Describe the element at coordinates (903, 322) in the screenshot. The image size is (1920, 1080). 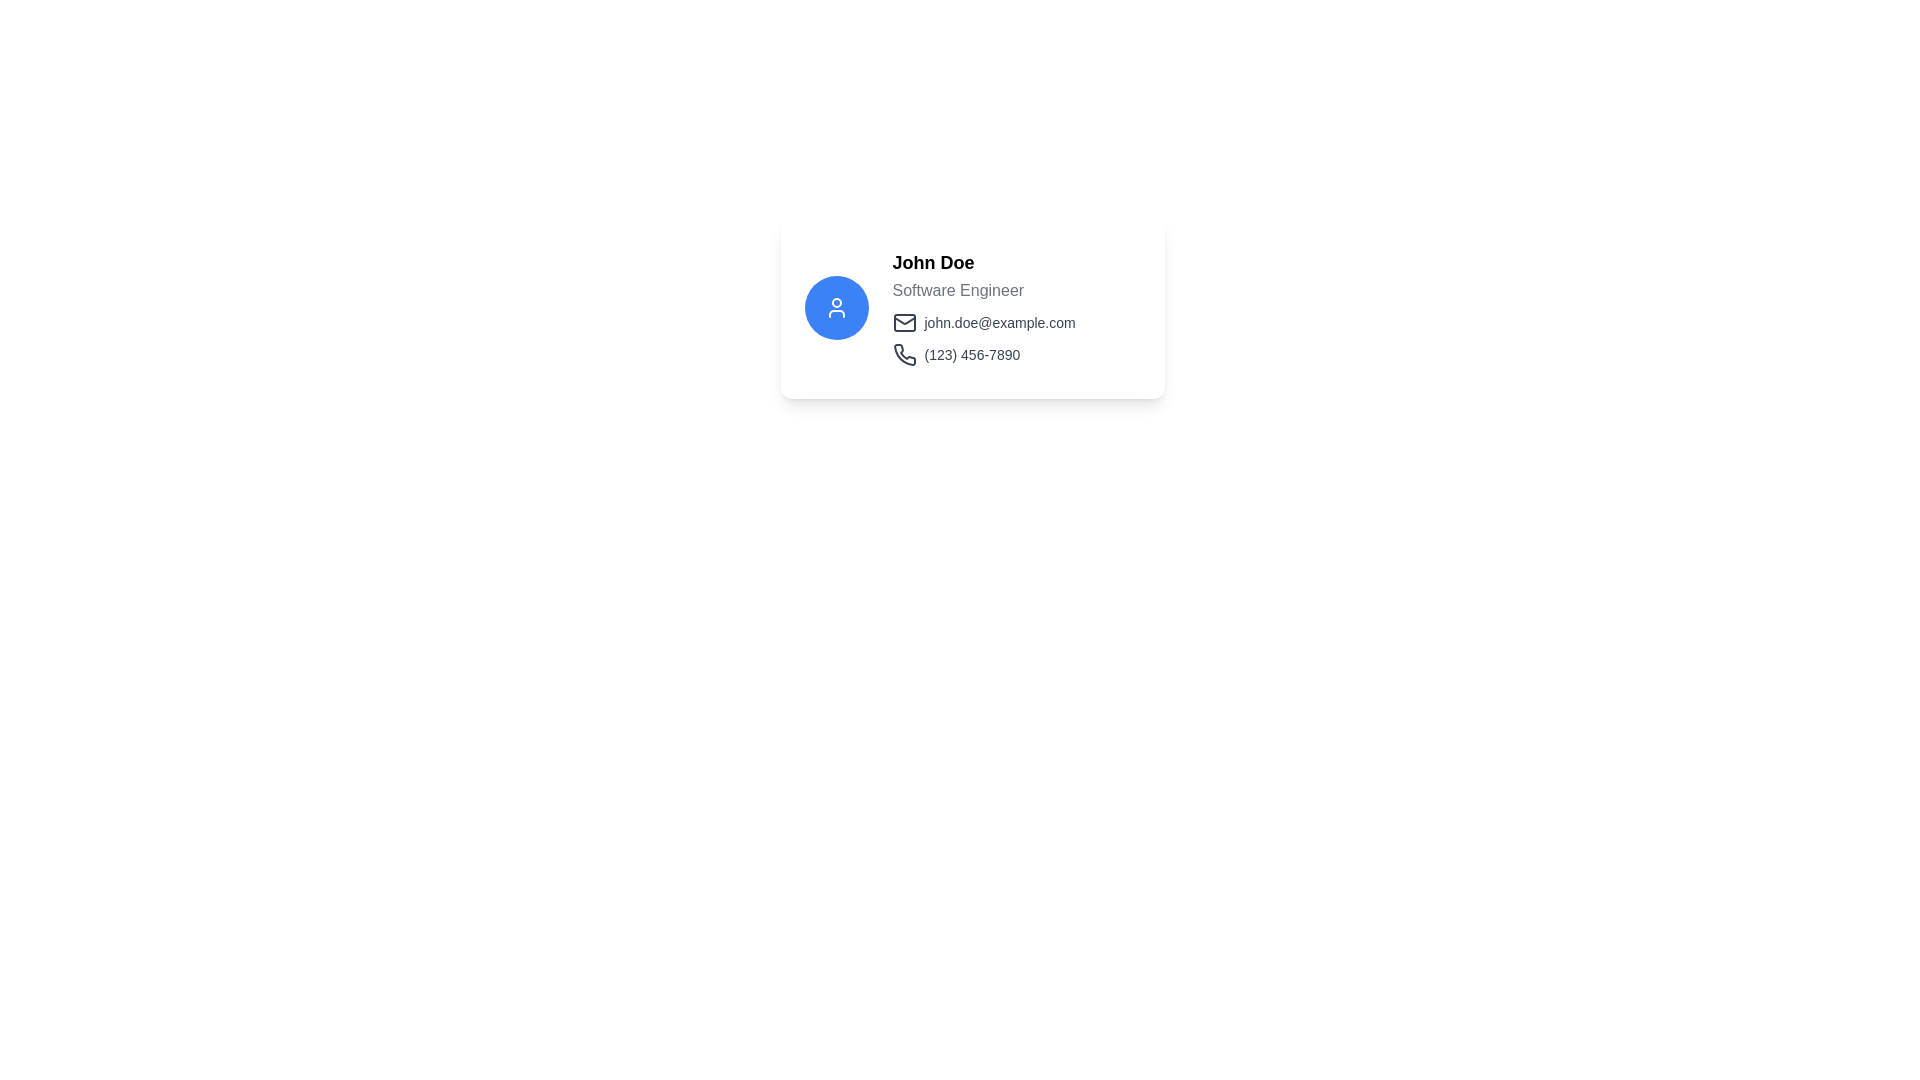
I see `the decorative mail icon that visually indicates the email address's purpose, located above the phone icon and adjacent to the email text 'john.doe@example.com'` at that location.